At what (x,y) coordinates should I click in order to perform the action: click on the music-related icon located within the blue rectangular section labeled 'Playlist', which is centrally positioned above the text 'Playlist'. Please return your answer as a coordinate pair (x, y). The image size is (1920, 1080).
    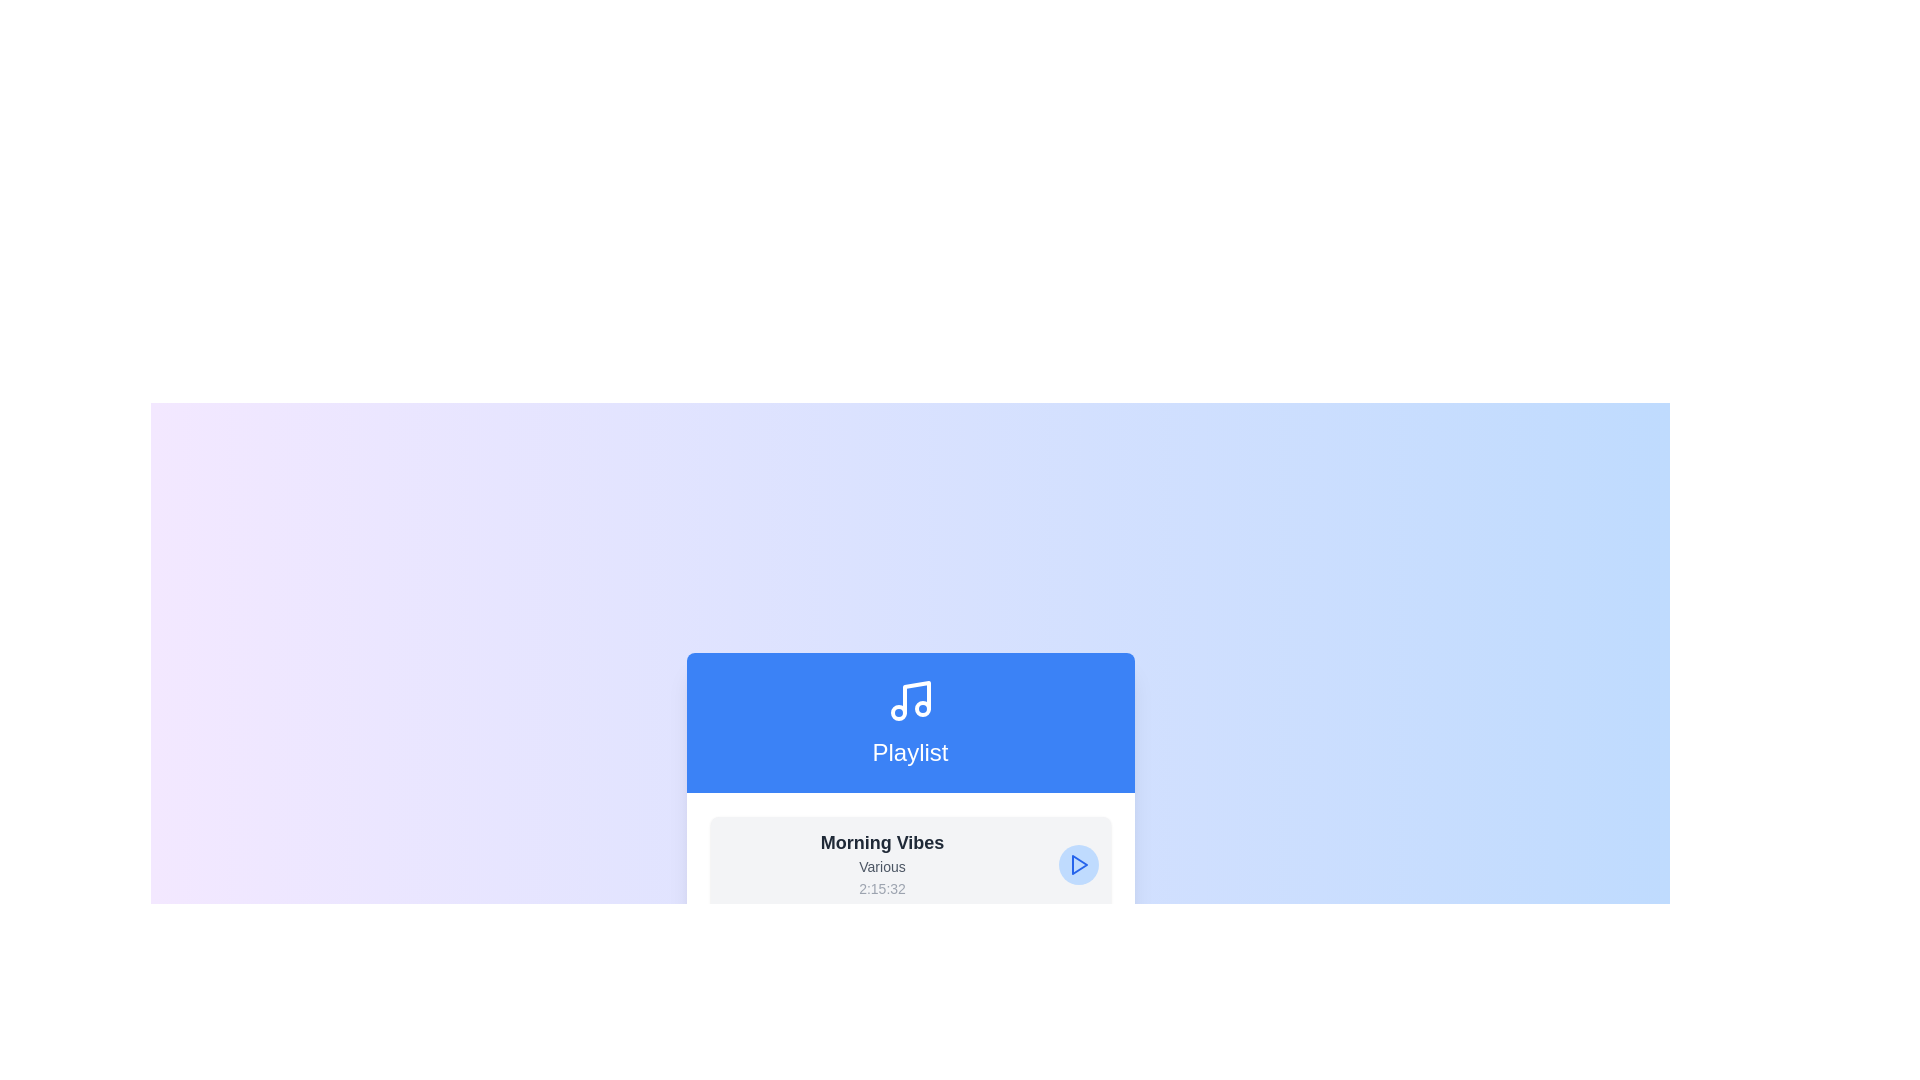
    Looking at the image, I should click on (909, 700).